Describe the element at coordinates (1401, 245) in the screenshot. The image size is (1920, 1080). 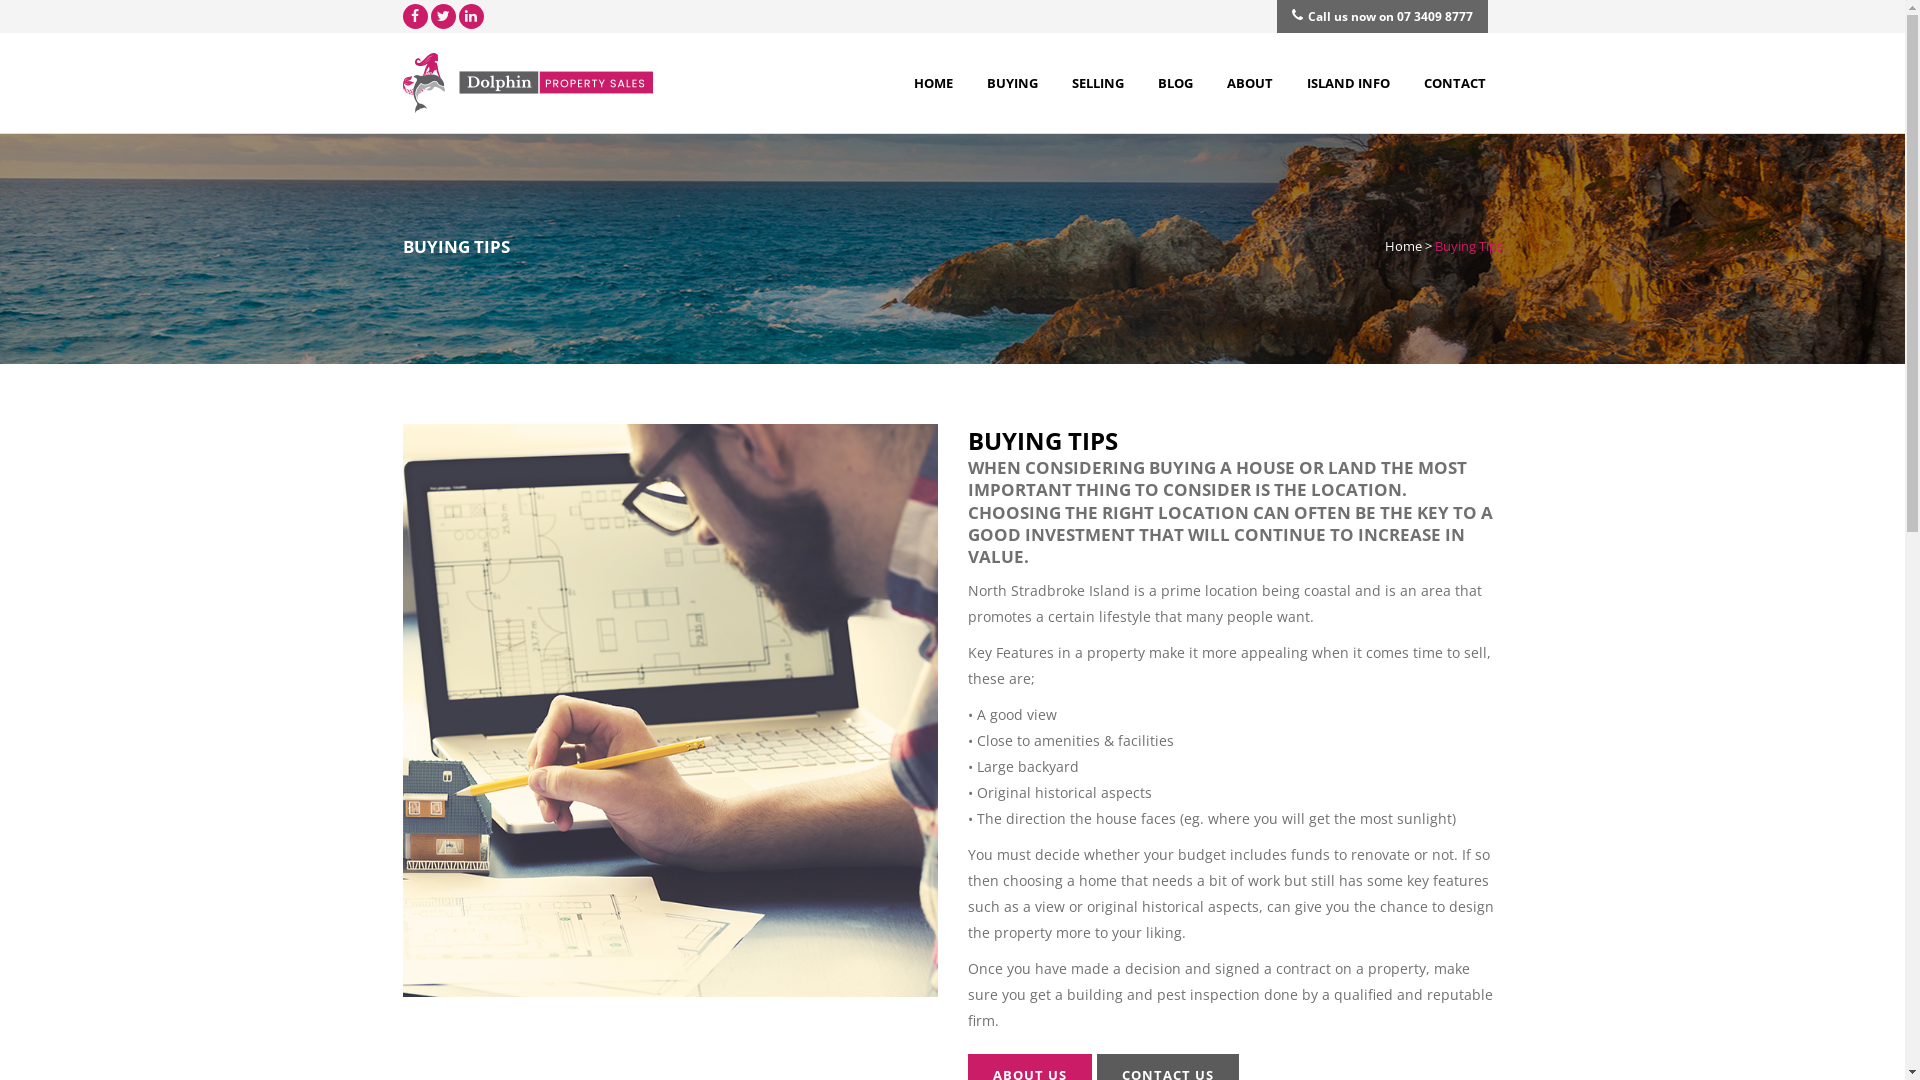
I see `'Home'` at that location.